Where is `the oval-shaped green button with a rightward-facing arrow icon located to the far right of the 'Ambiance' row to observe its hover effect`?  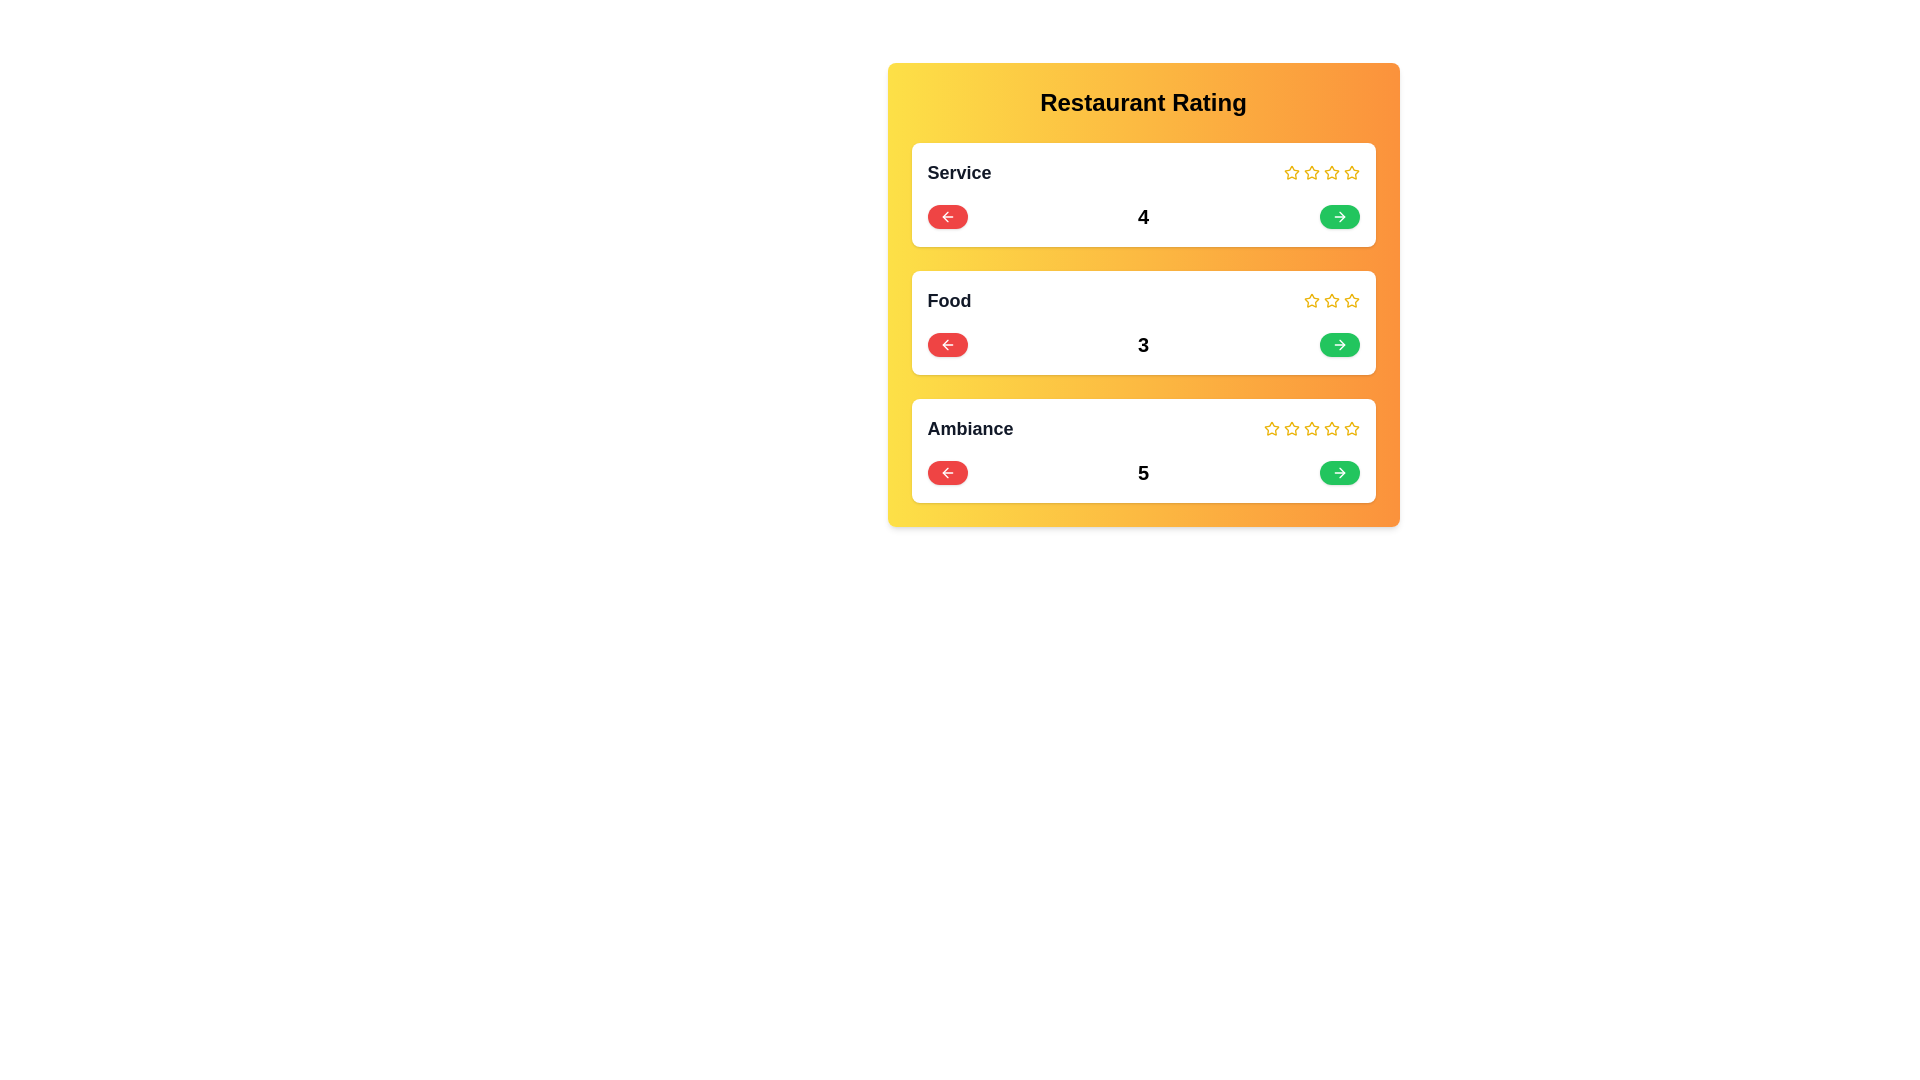
the oval-shaped green button with a rightward-facing arrow icon located to the far right of the 'Ambiance' row to observe its hover effect is located at coordinates (1339, 473).